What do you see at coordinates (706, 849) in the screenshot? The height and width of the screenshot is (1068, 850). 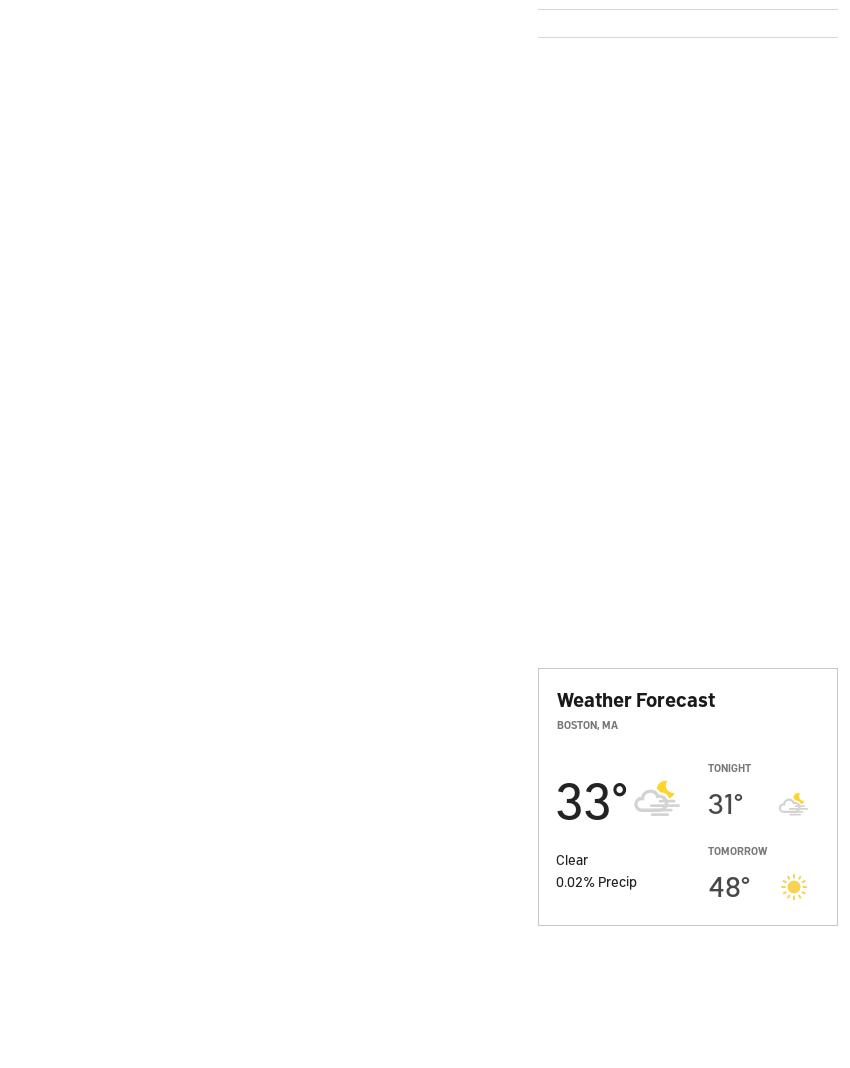 I see `'Tomorrow'` at bounding box center [706, 849].